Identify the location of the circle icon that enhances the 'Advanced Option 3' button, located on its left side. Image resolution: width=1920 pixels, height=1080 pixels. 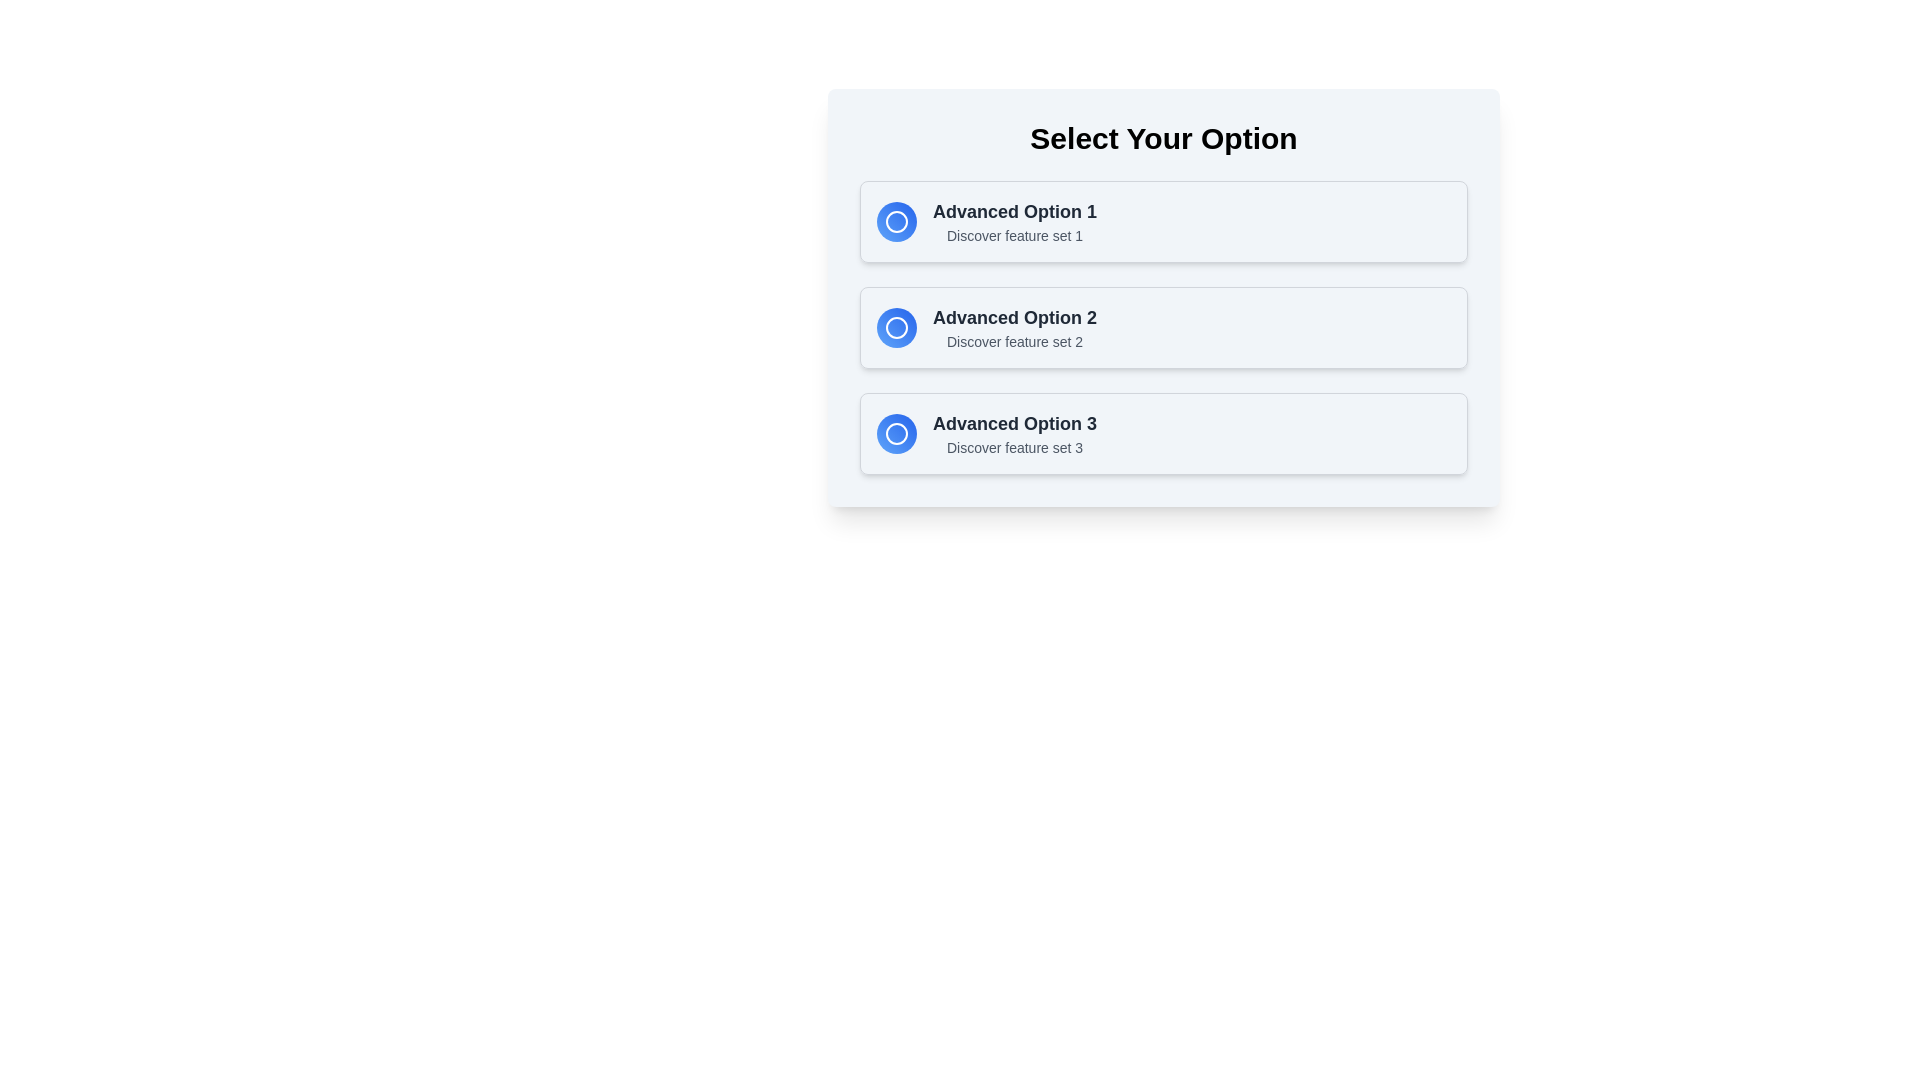
(896, 433).